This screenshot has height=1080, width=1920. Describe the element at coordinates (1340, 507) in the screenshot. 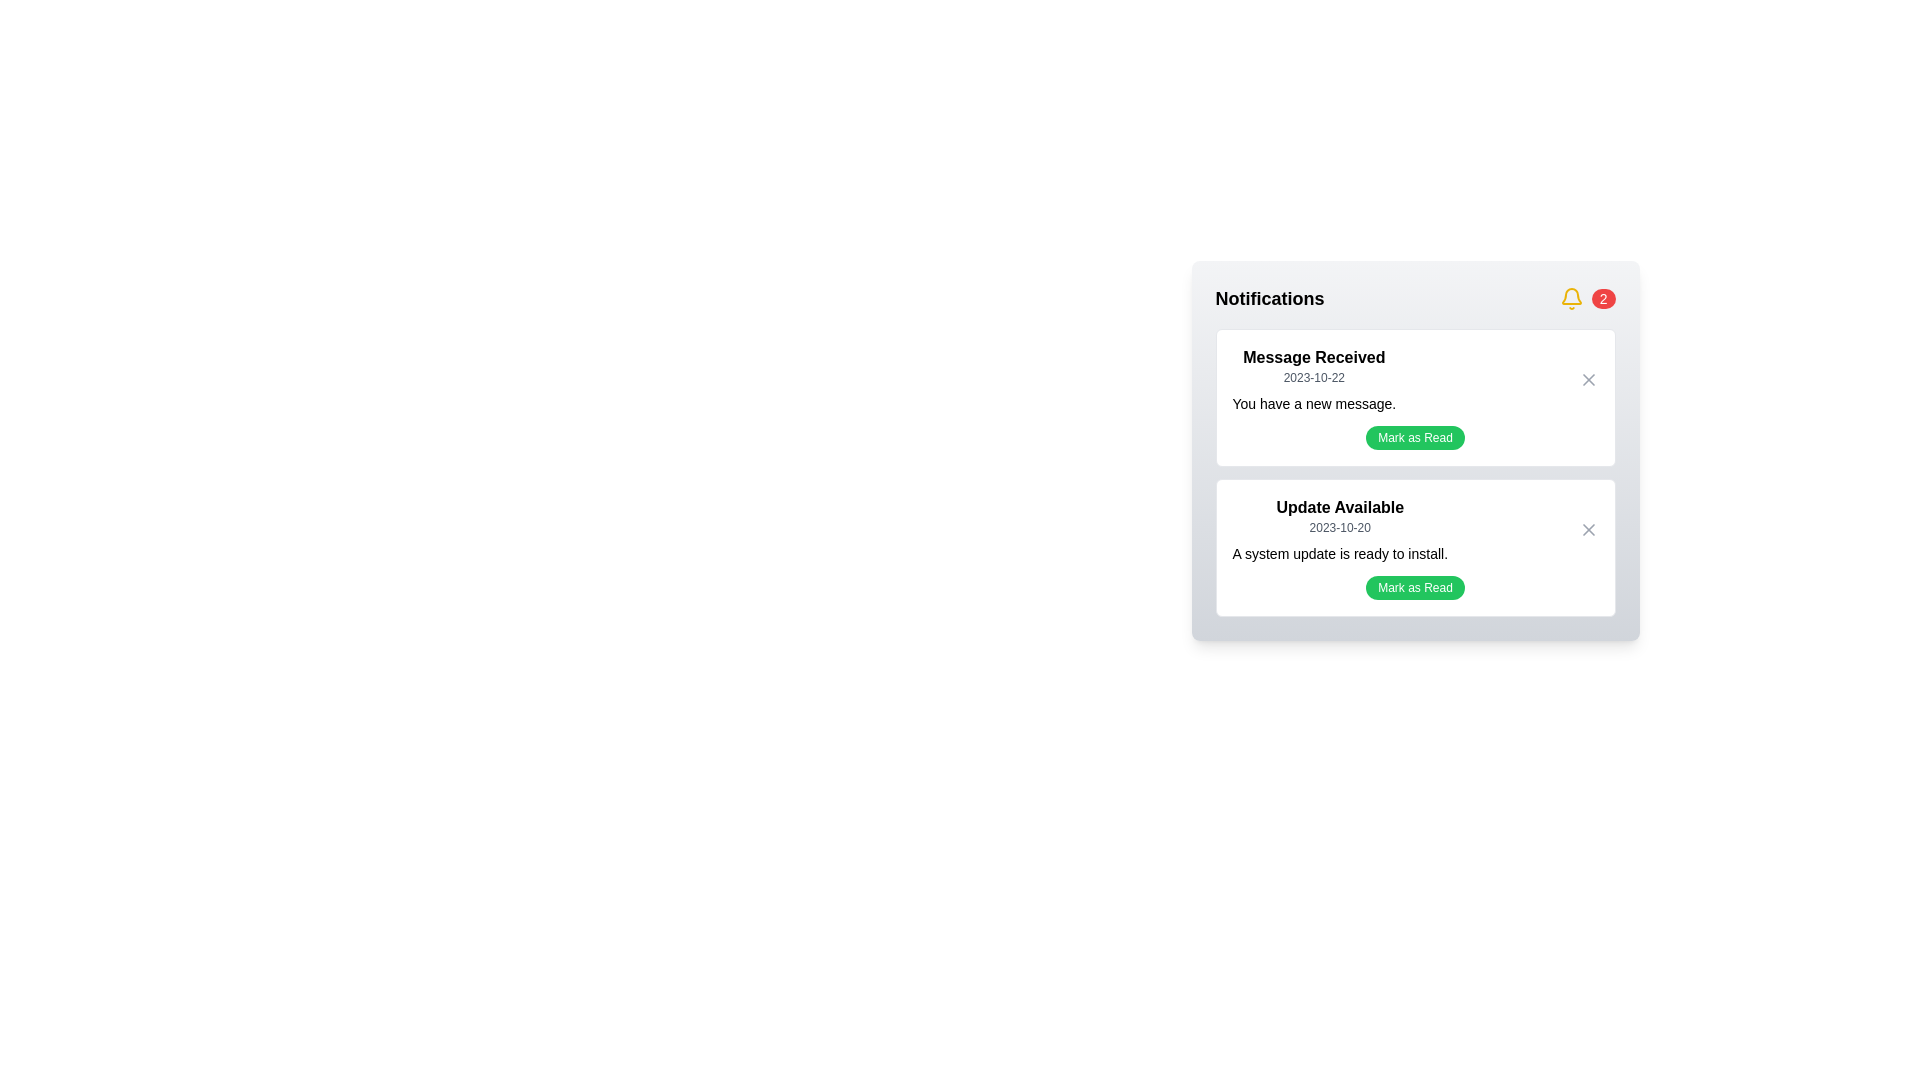

I see `text label titled 'Update Available' located at the center of the second notification card, which conveys the main subject of the notification` at that location.